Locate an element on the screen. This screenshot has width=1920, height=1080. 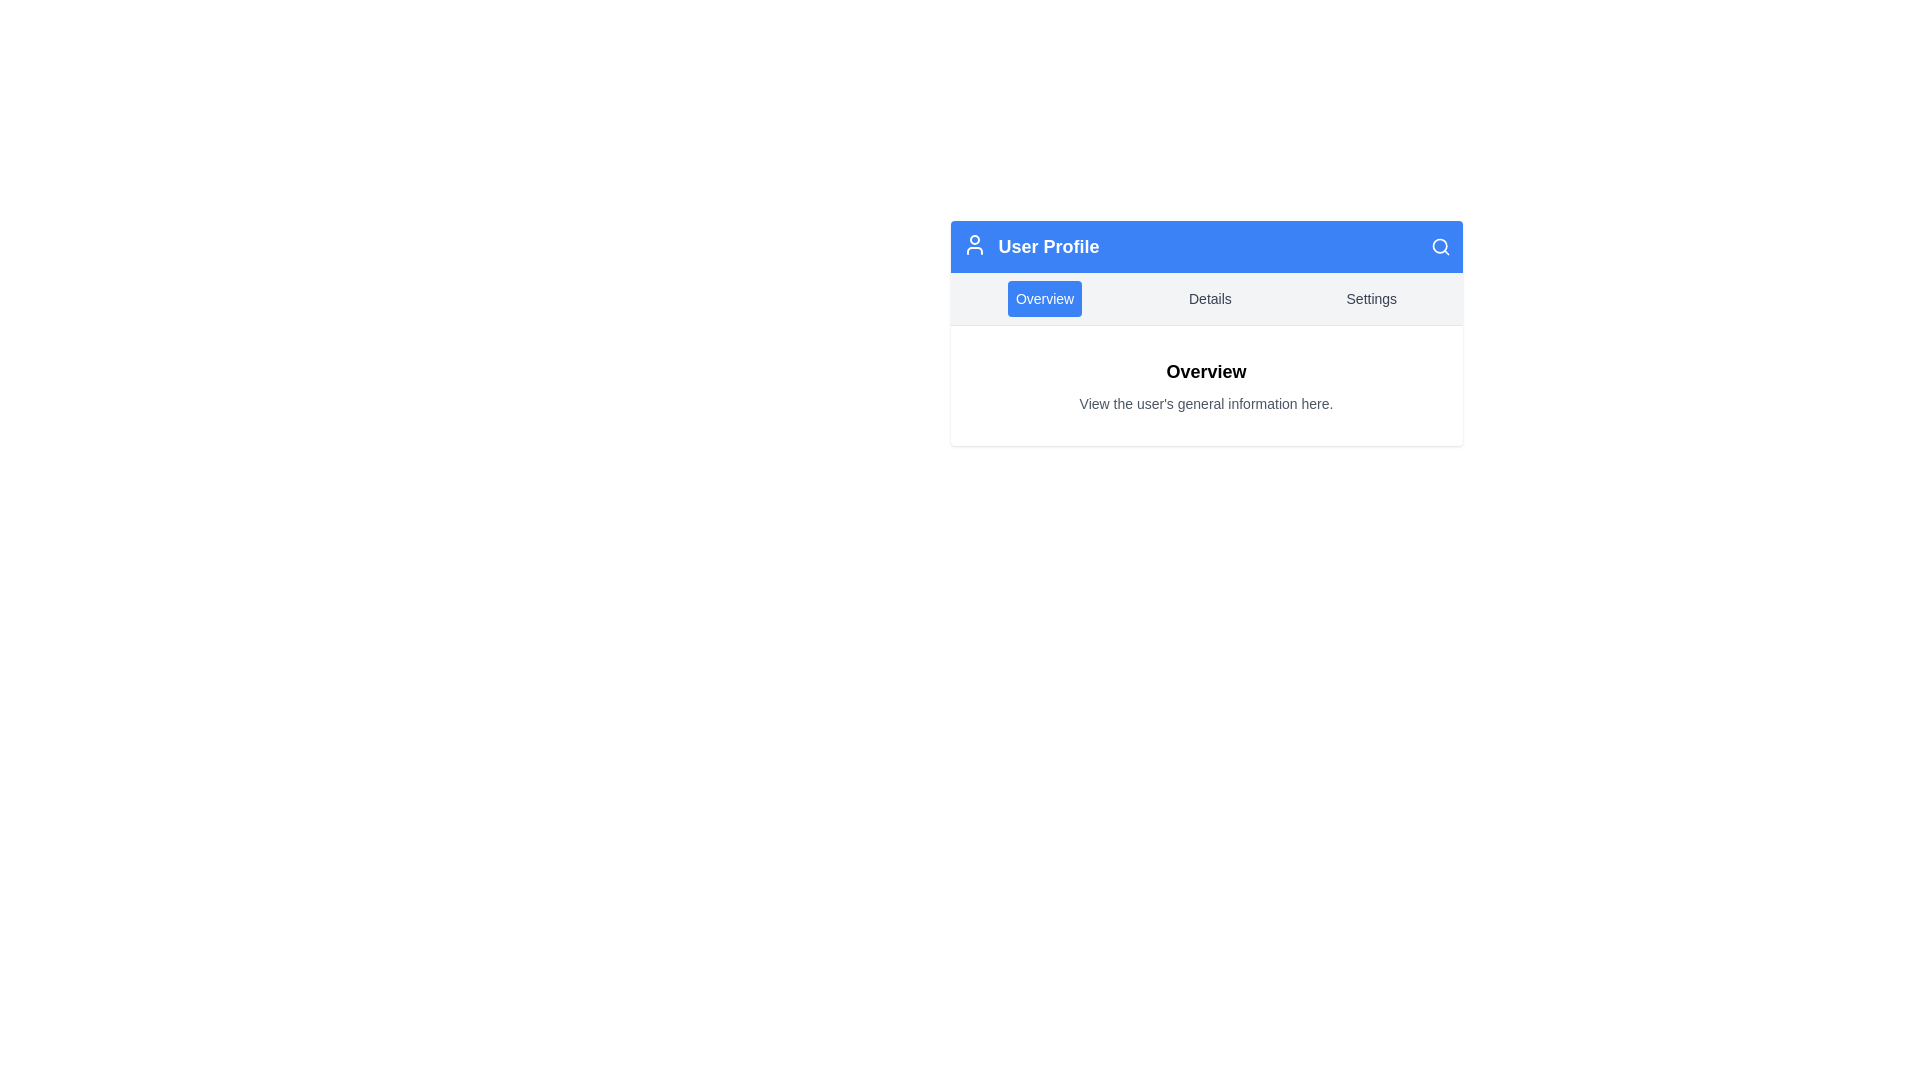
text block containing the heading 'Overview' and the description 'View the user's general information here.' which is located centrally below the 'User Profile' navigation bar is located at coordinates (1205, 385).